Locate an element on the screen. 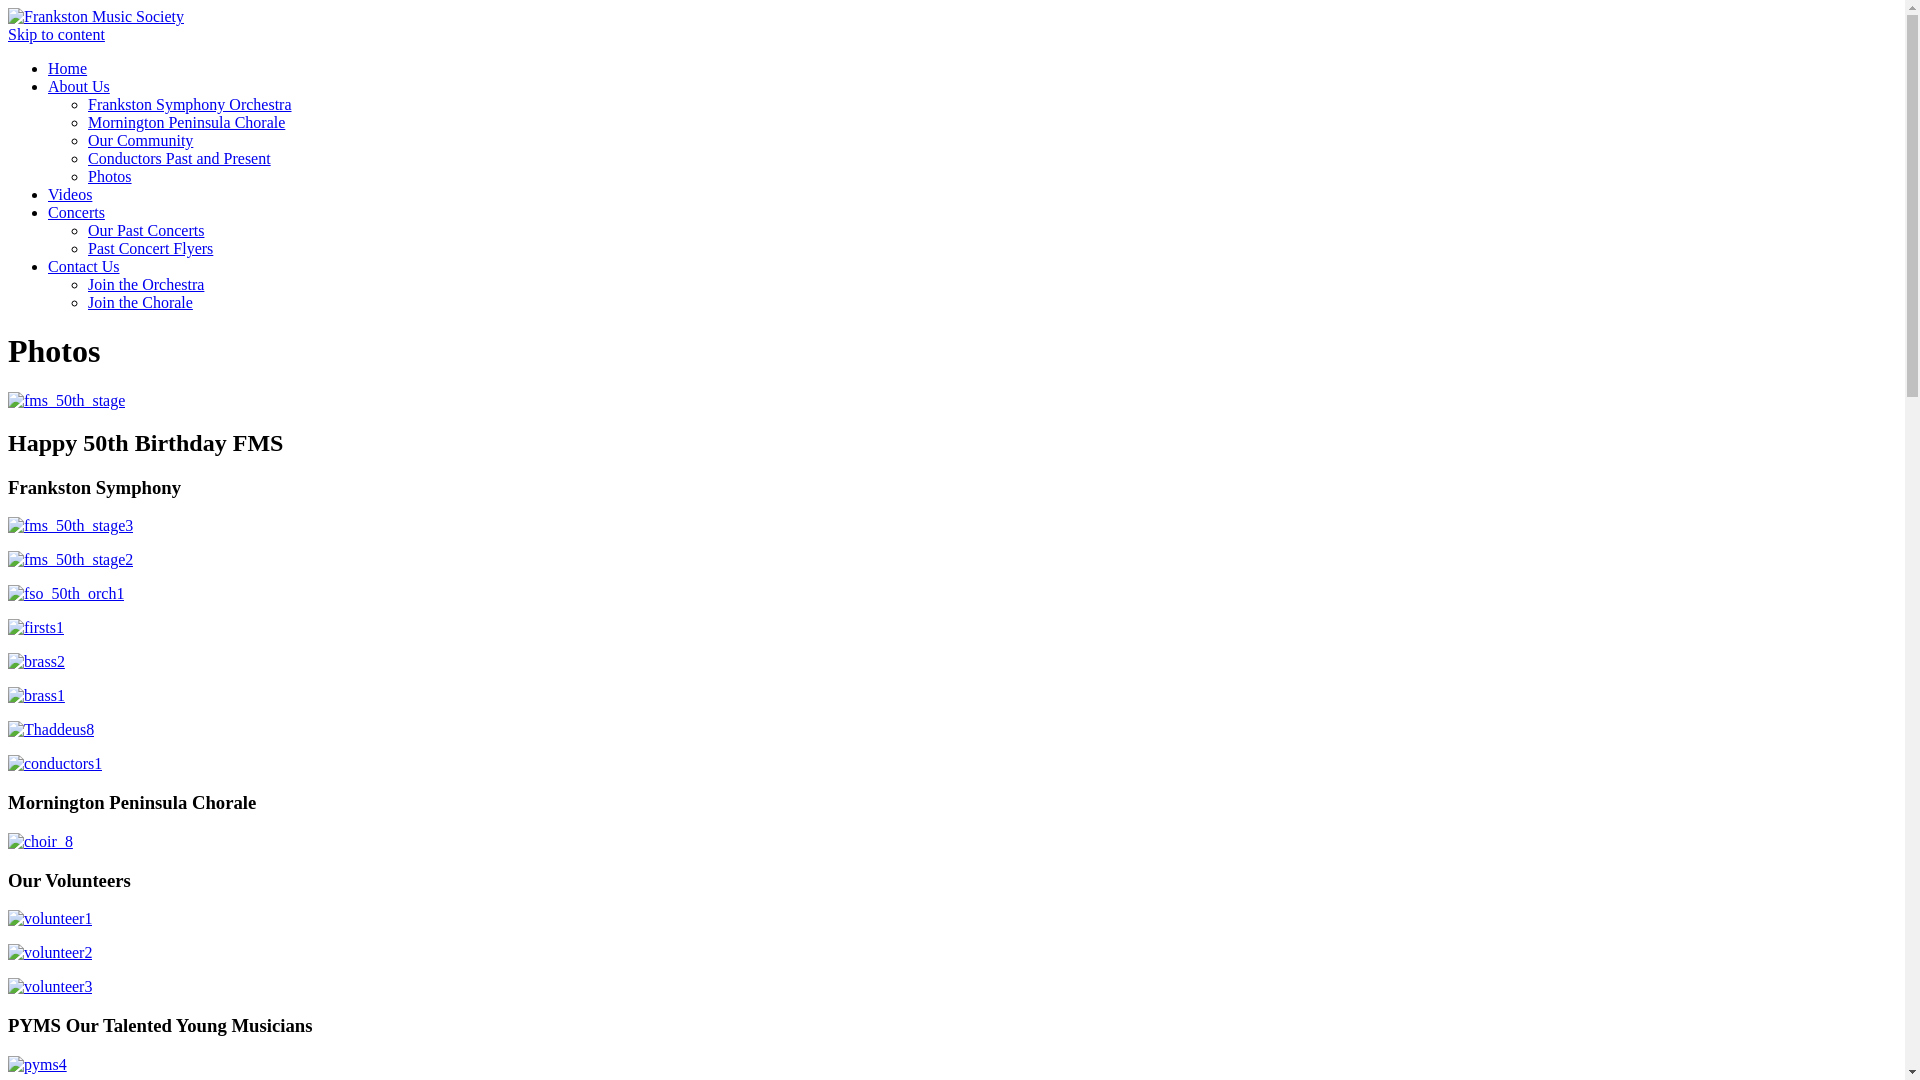 Image resolution: width=1920 pixels, height=1080 pixels. 'Frankston Music Society' is located at coordinates (8, 16).